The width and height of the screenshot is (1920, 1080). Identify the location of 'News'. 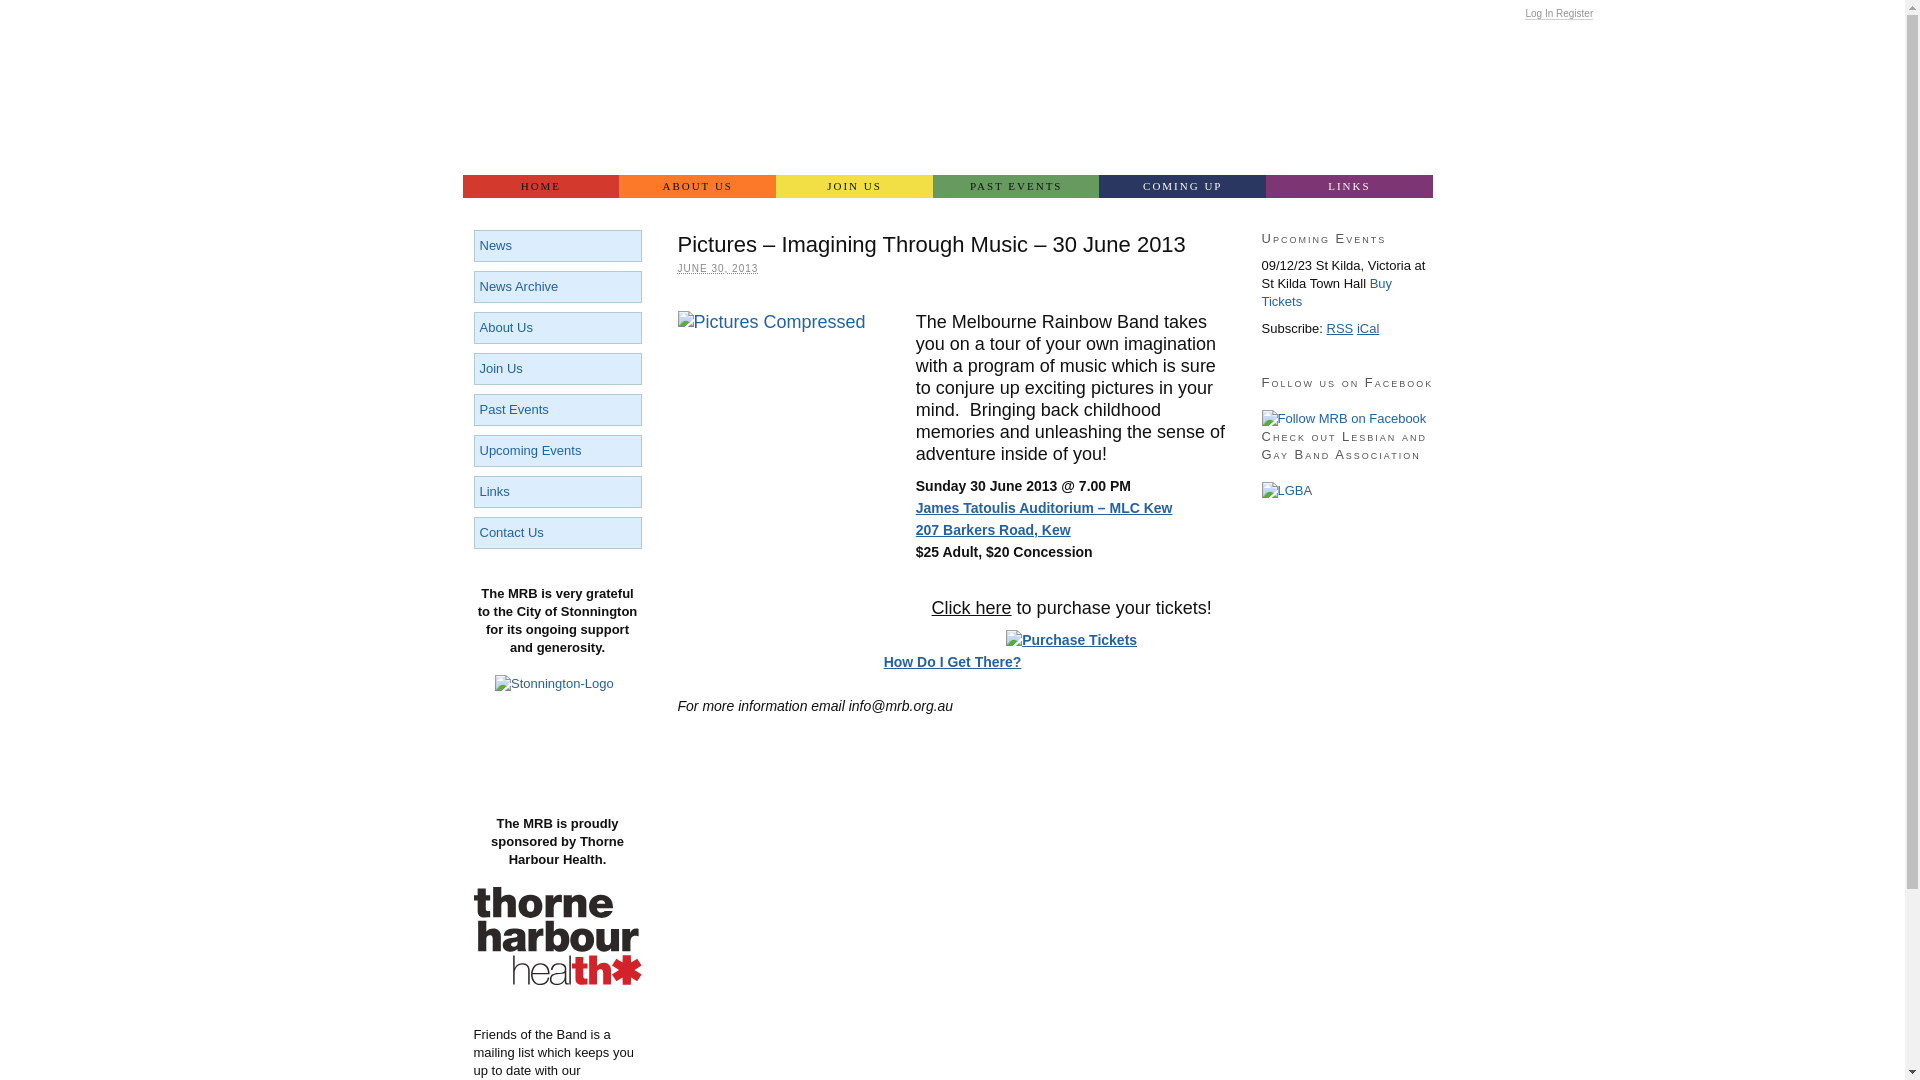
(480, 244).